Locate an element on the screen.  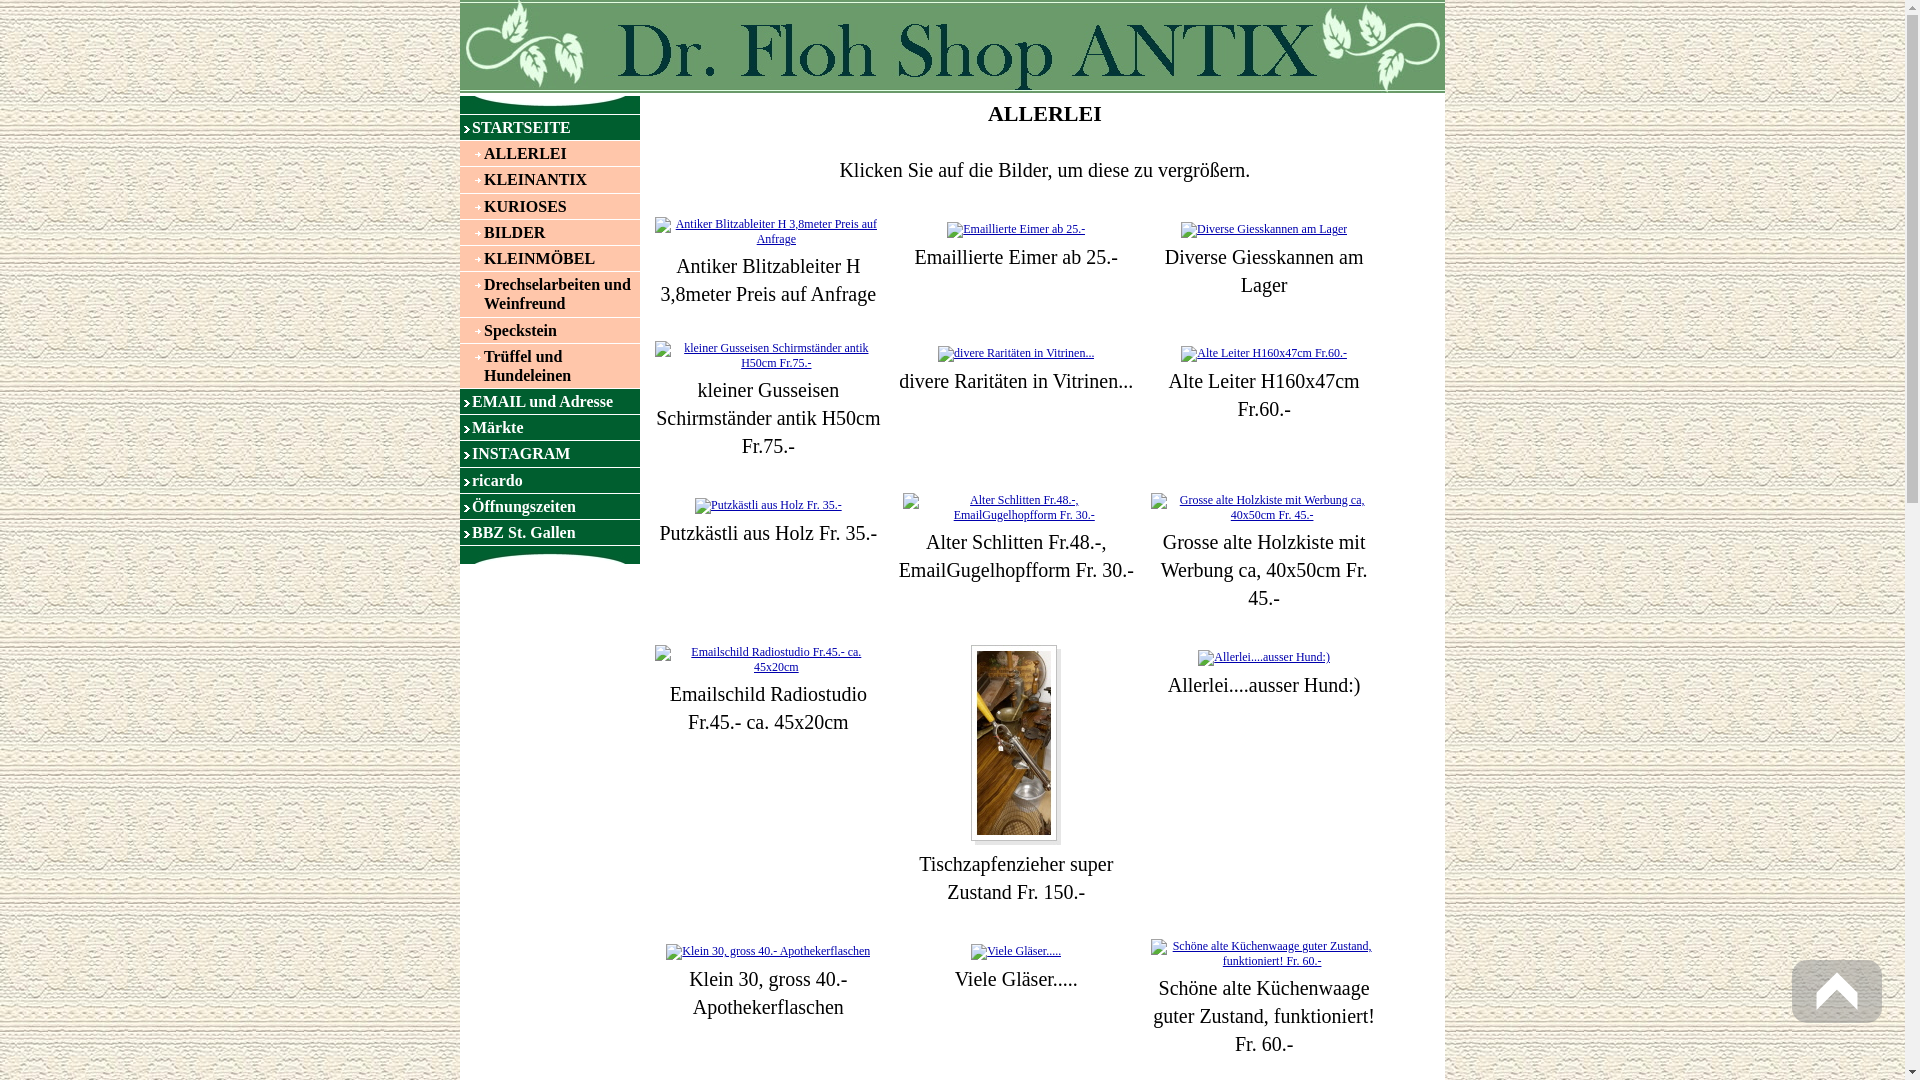
'Grosse alte Holzkiste mit Werbung ca, 40x50cm Fr. 45.-' is located at coordinates (1263, 505).